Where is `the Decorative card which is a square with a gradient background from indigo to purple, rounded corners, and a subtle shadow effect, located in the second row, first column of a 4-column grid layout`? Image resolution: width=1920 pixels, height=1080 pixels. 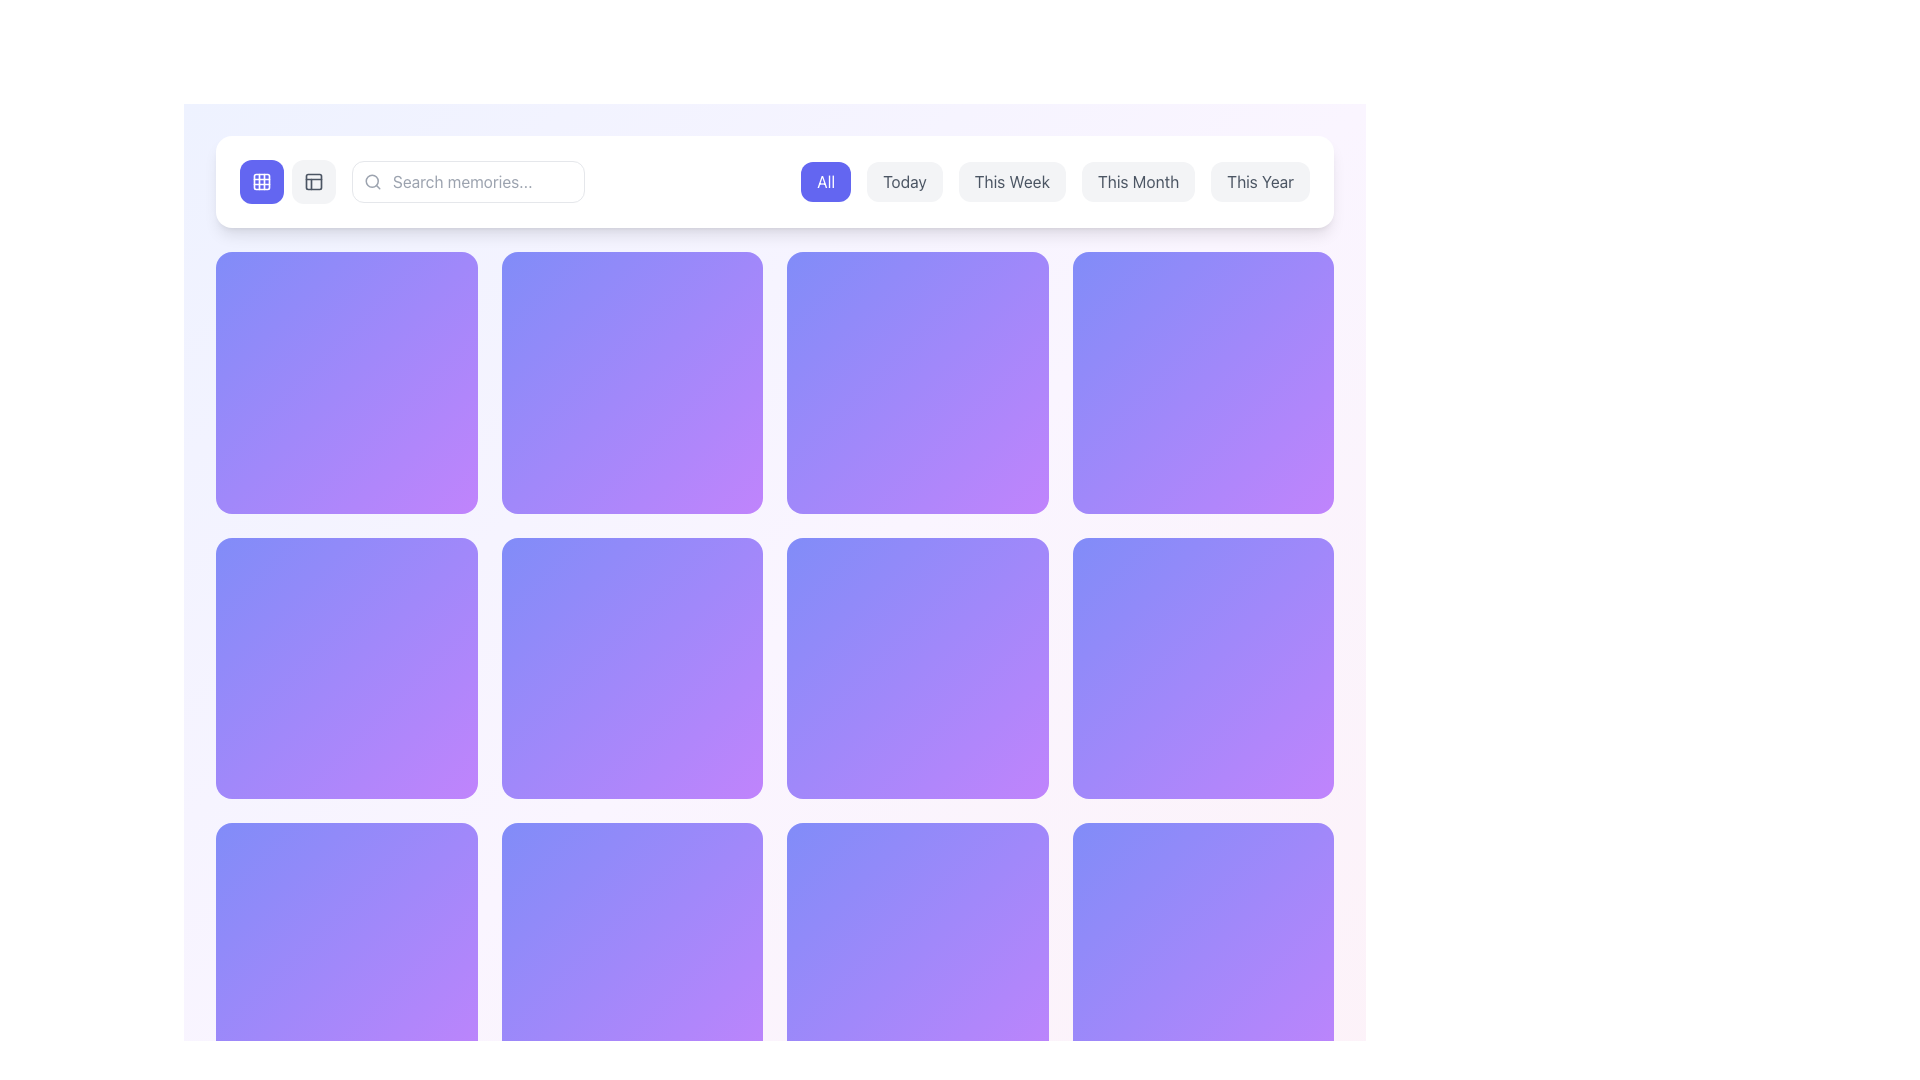
the Decorative card which is a square with a gradient background from indigo to purple, rounded corners, and a subtle shadow effect, located in the second row, first column of a 4-column grid layout is located at coordinates (346, 668).